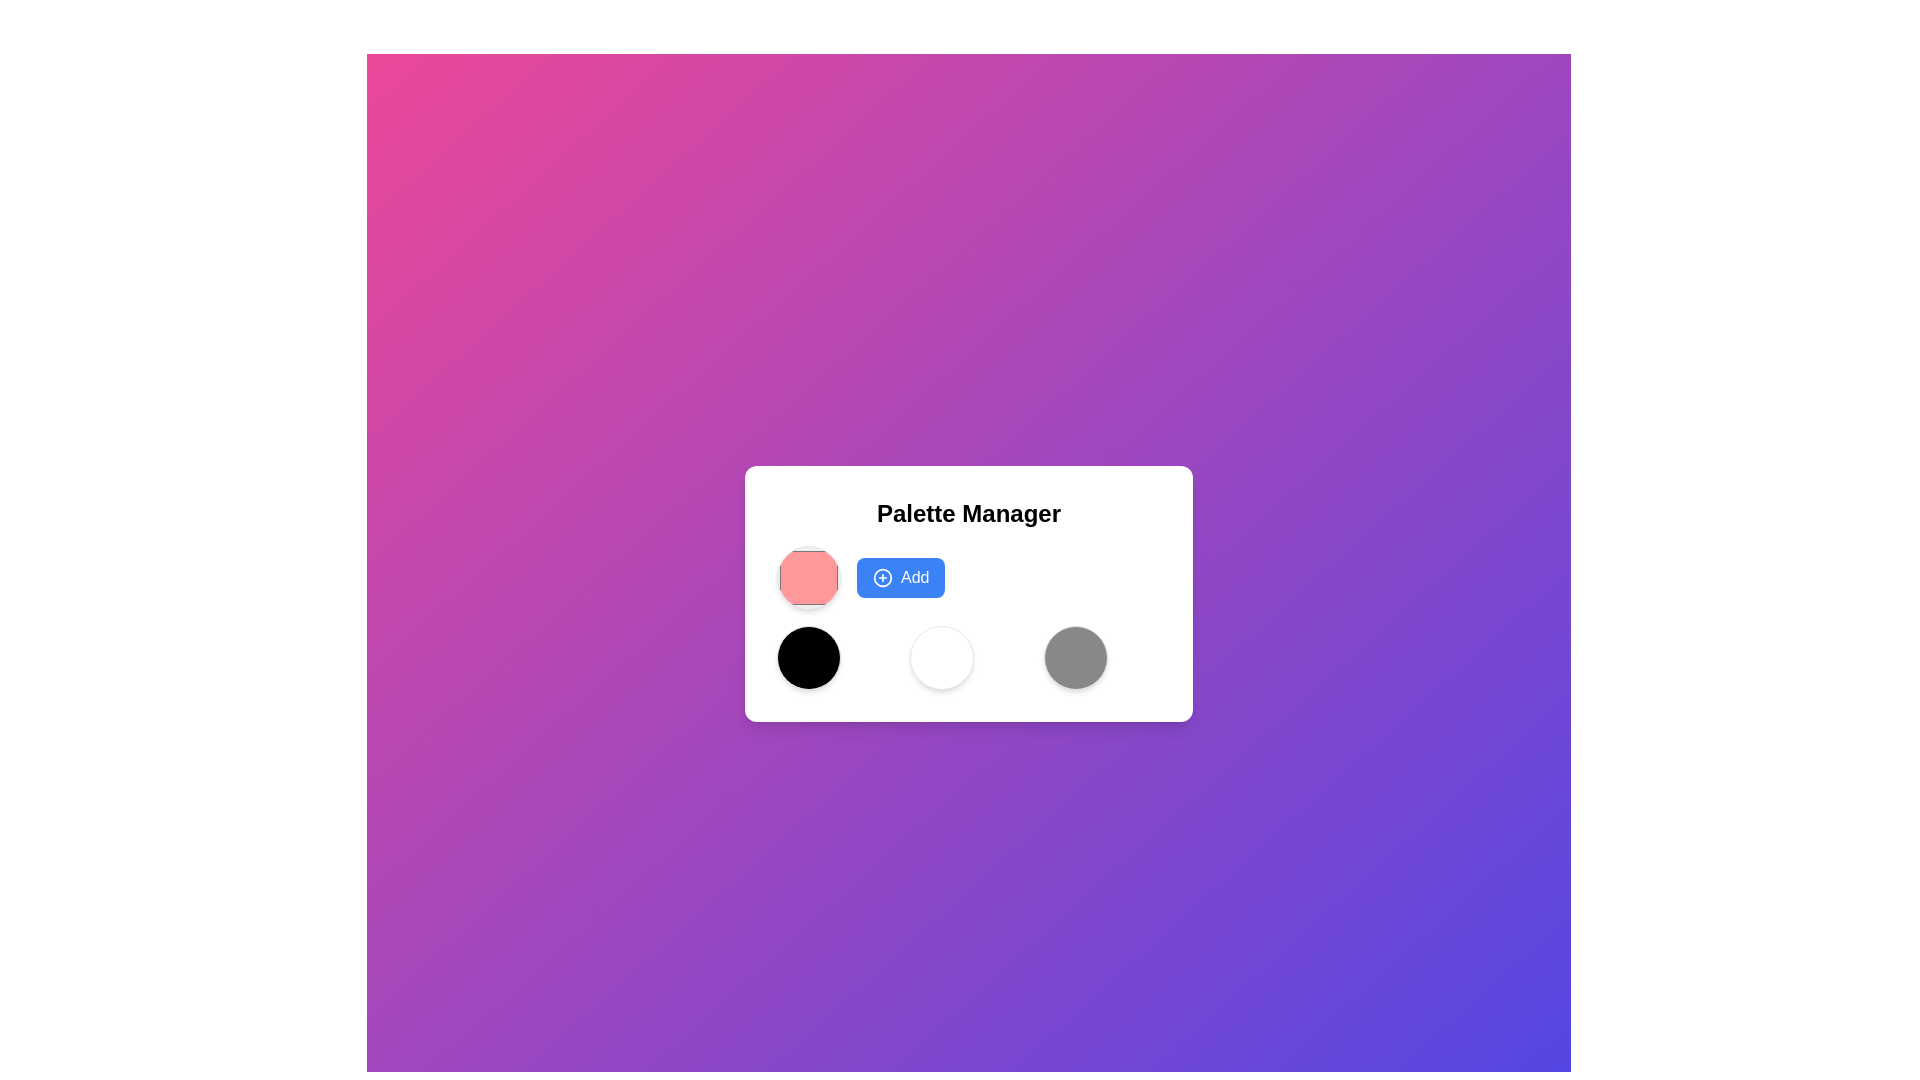 Image resolution: width=1920 pixels, height=1080 pixels. Describe the element at coordinates (941, 658) in the screenshot. I see `the central circular button located in the row of three circular items, positioned below the 'Palette Manager' title` at that location.